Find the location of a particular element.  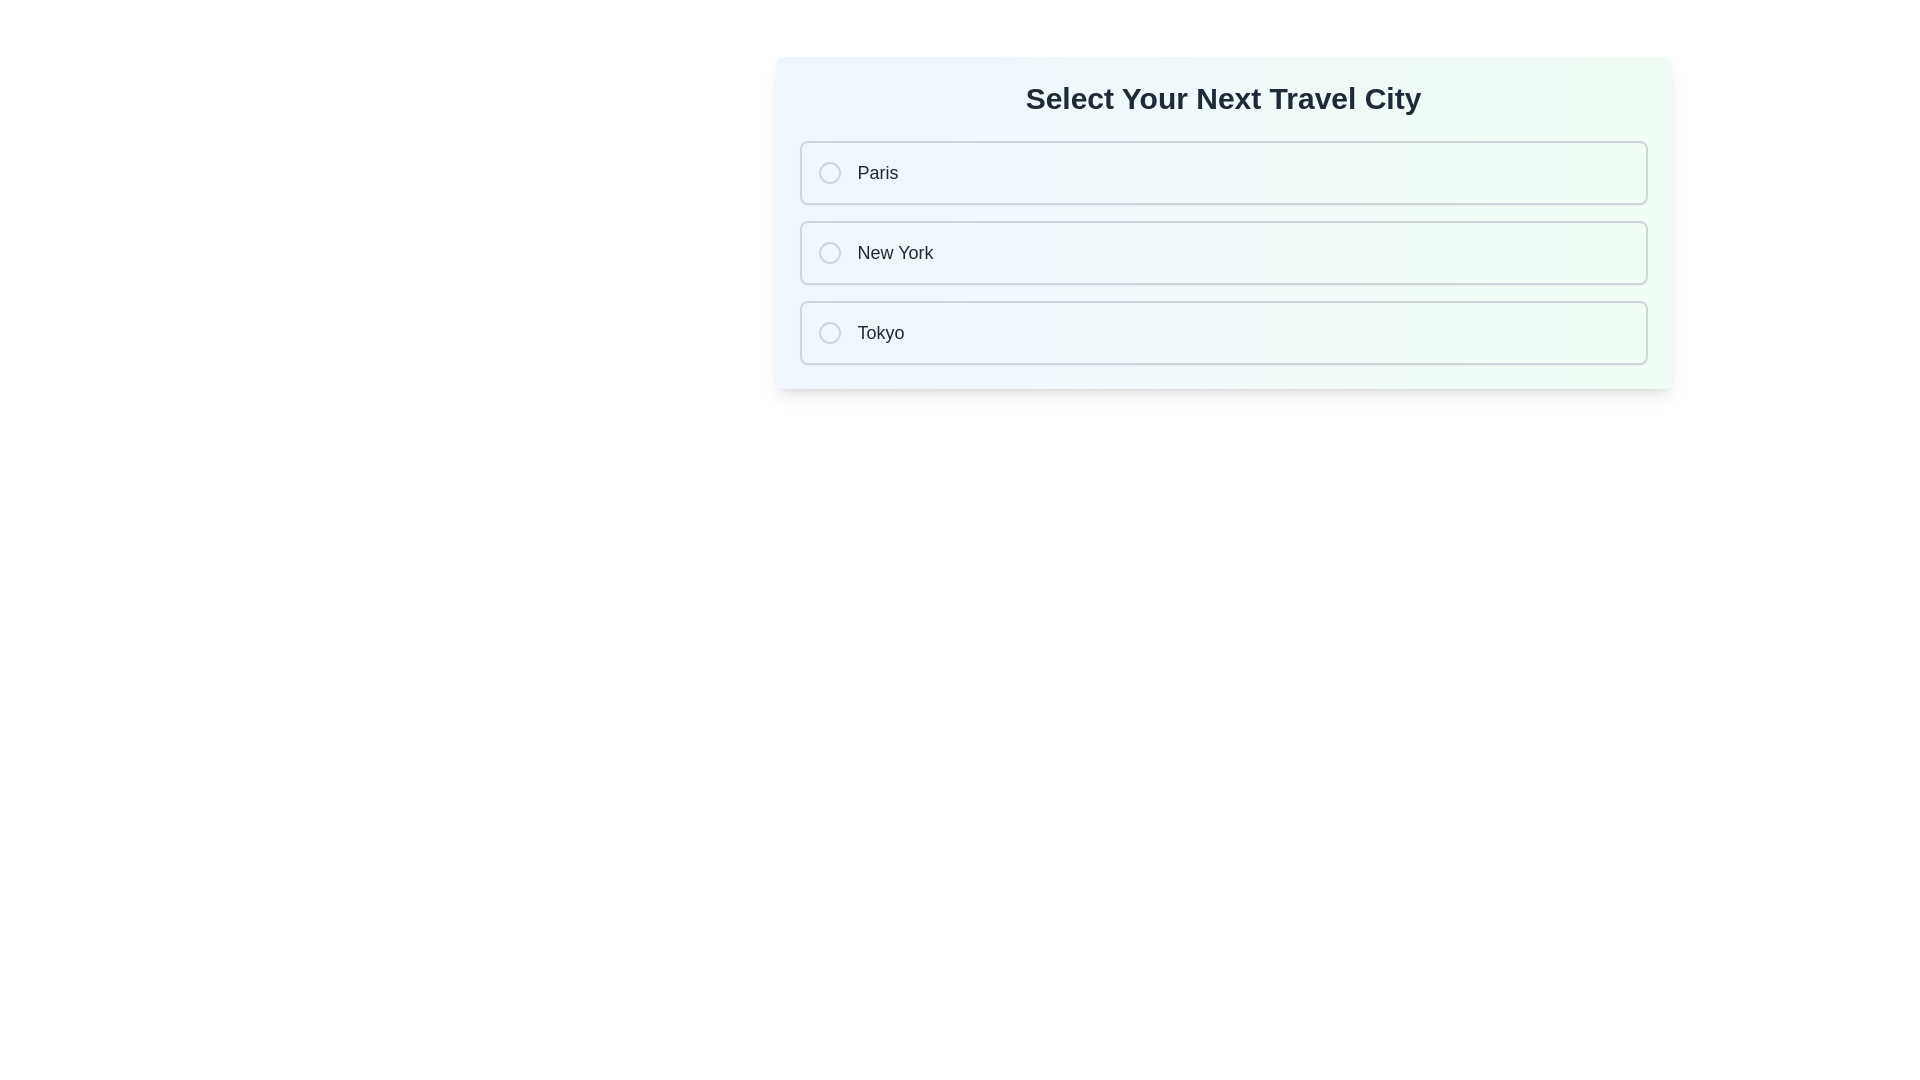

the SVG circle element representing the radio button for the 'Tokyo' option is located at coordinates (829, 331).